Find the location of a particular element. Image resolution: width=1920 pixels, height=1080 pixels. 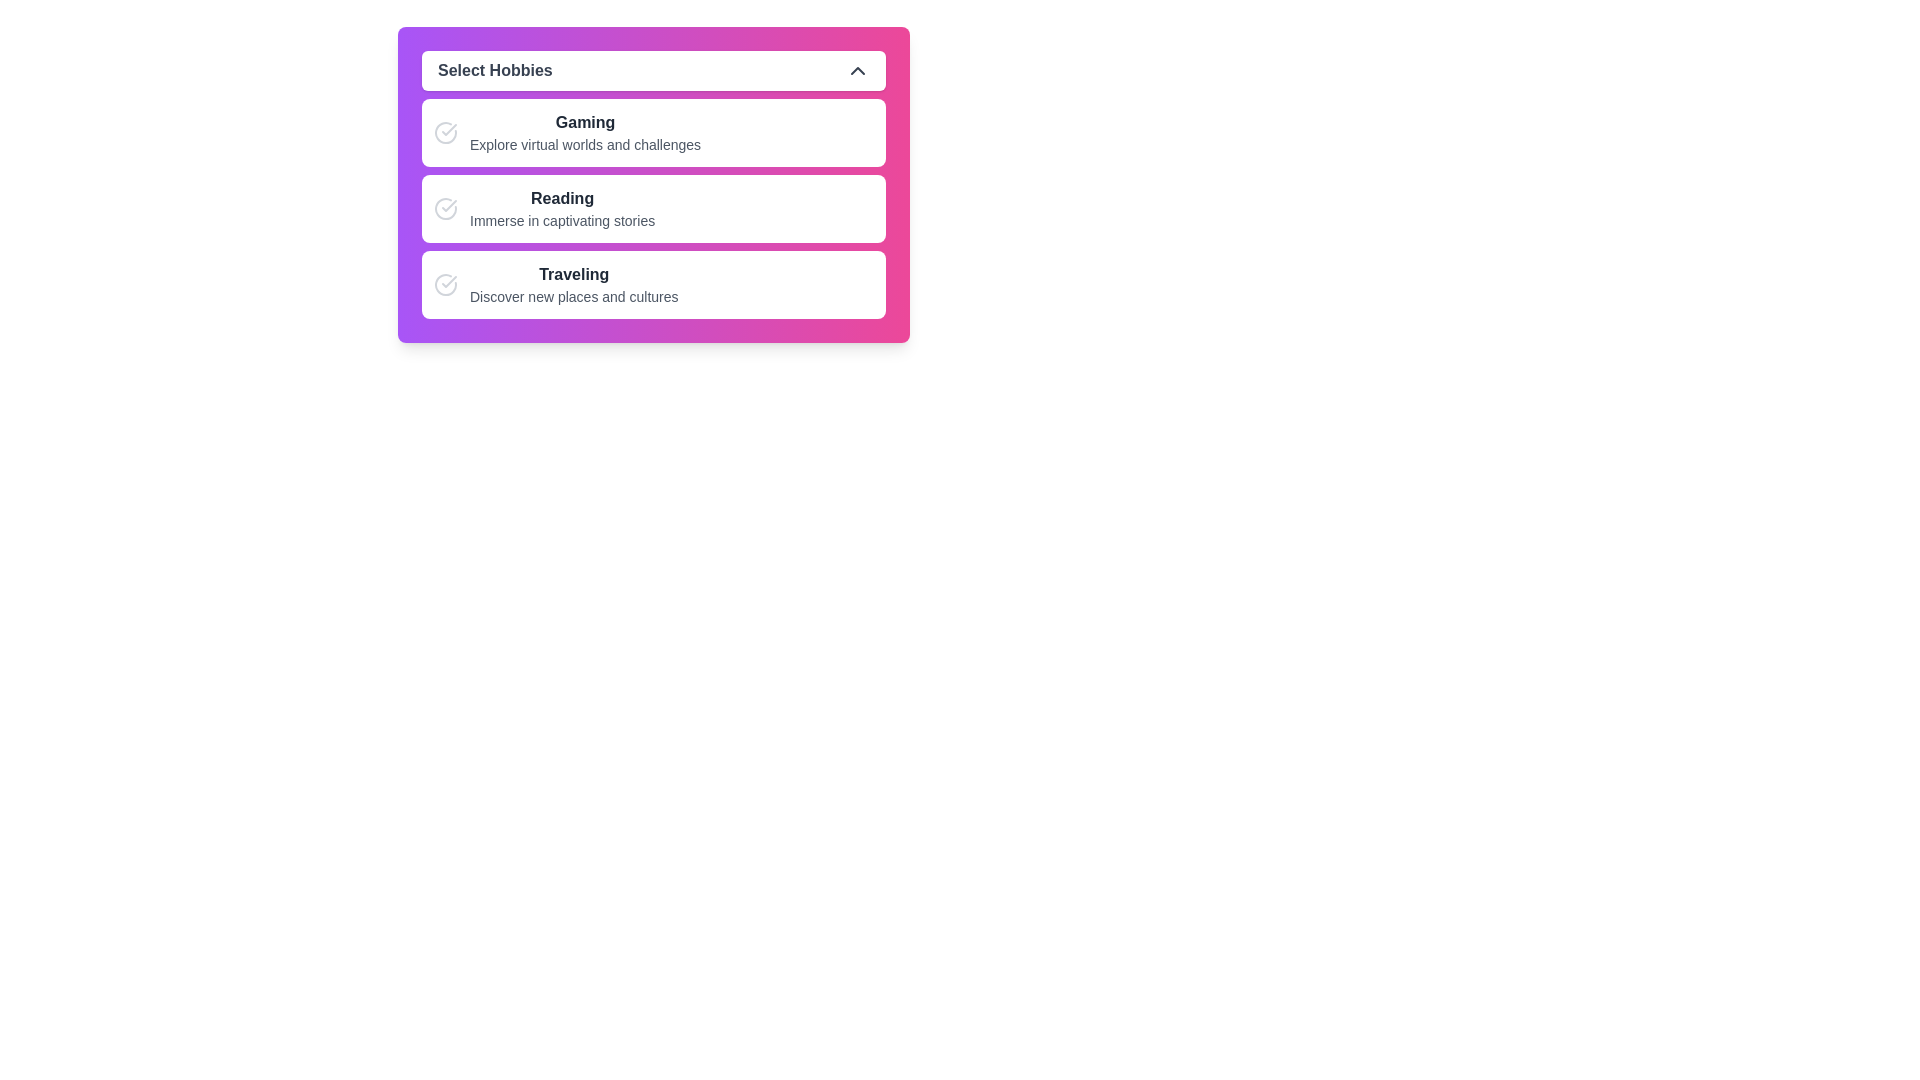

the 'Reading' selectable card, which is the second card in a group of three cards within the 'Select Hobbies' section, to choose it is located at coordinates (653, 208).